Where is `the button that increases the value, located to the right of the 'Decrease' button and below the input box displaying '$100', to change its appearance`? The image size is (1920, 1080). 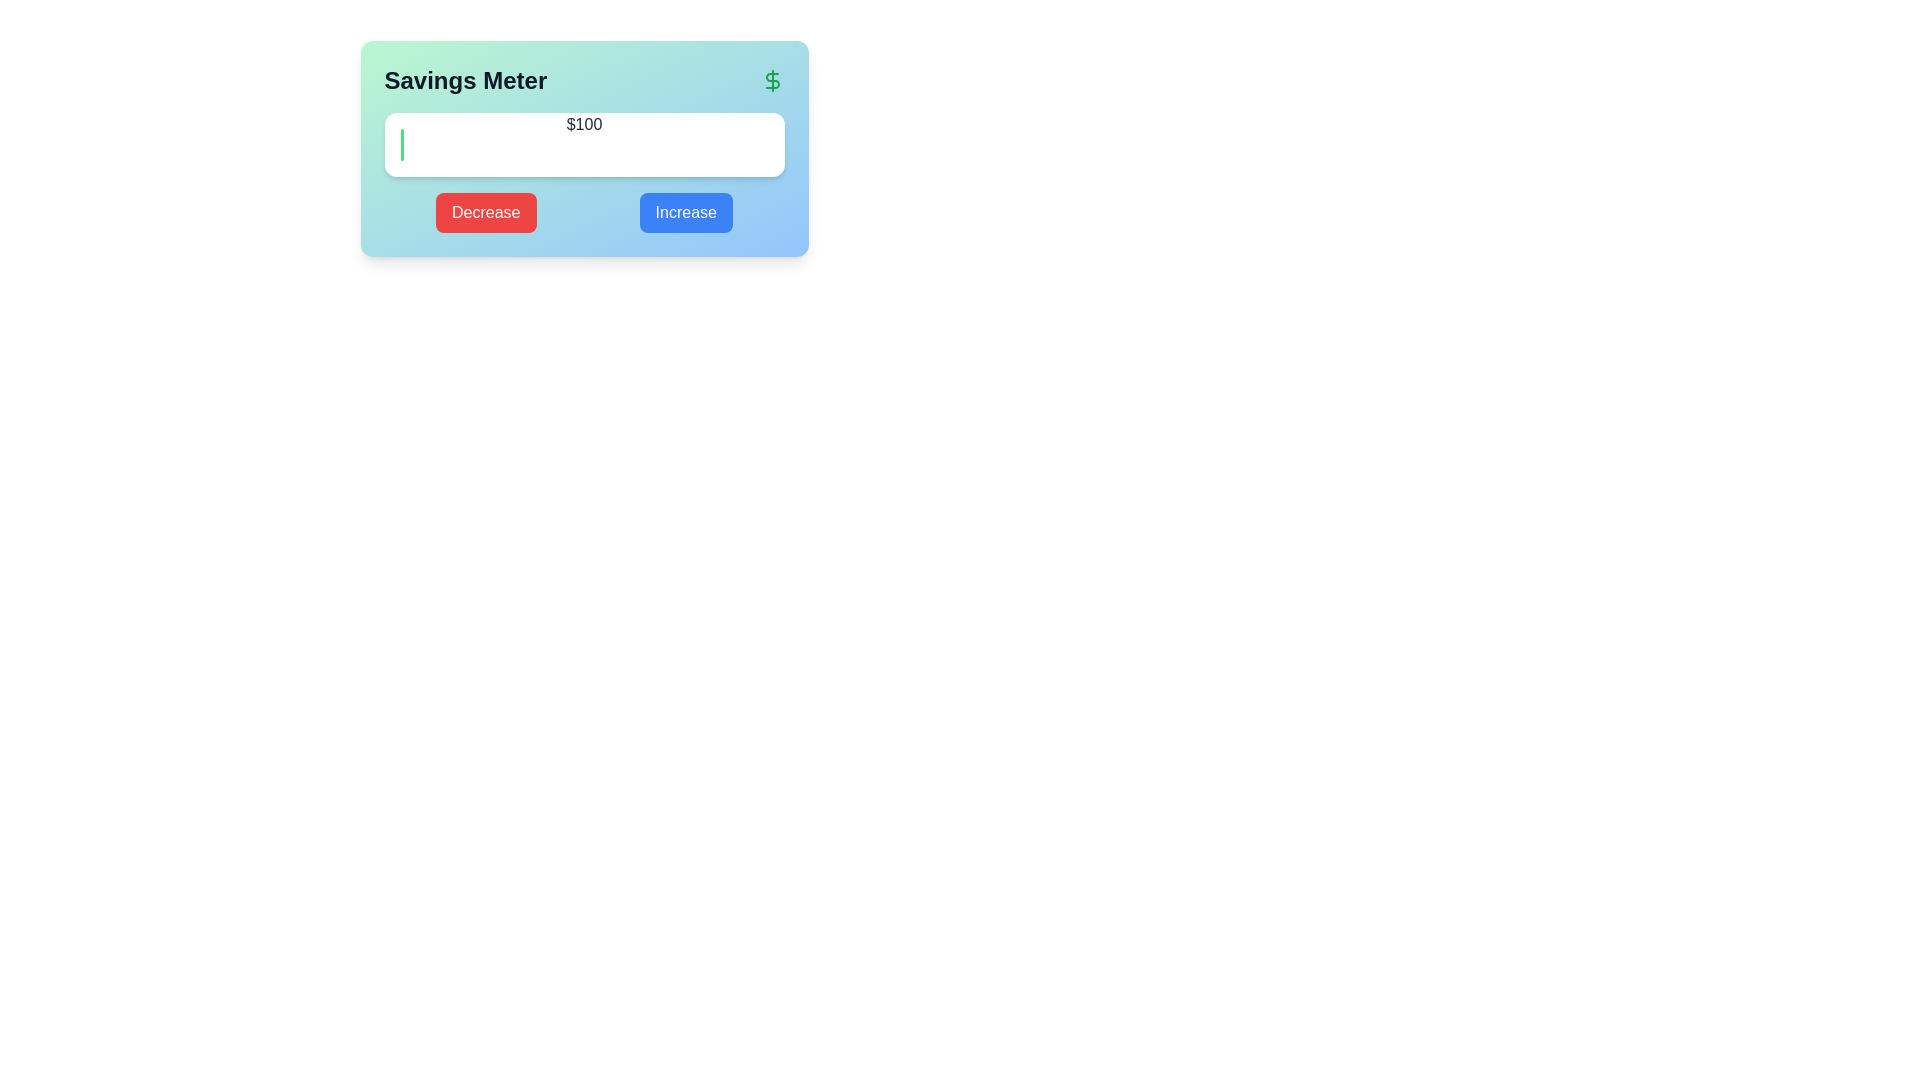
the button that increases the value, located to the right of the 'Decrease' button and below the input box displaying '$100', to change its appearance is located at coordinates (686, 212).